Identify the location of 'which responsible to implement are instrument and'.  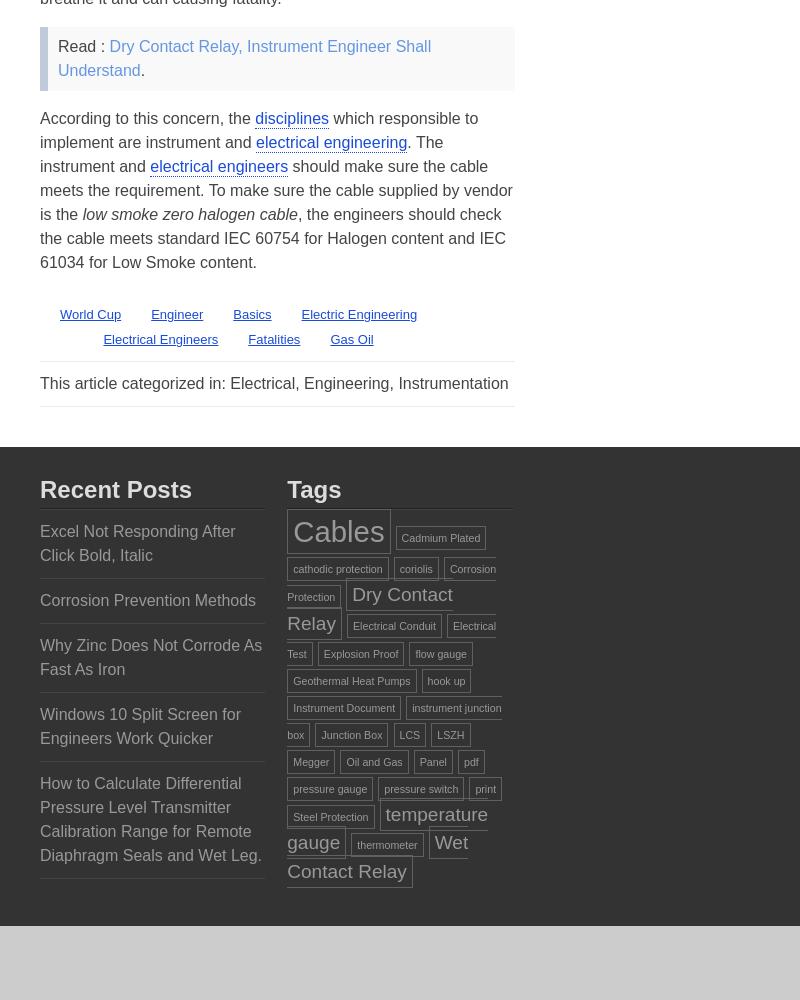
(258, 130).